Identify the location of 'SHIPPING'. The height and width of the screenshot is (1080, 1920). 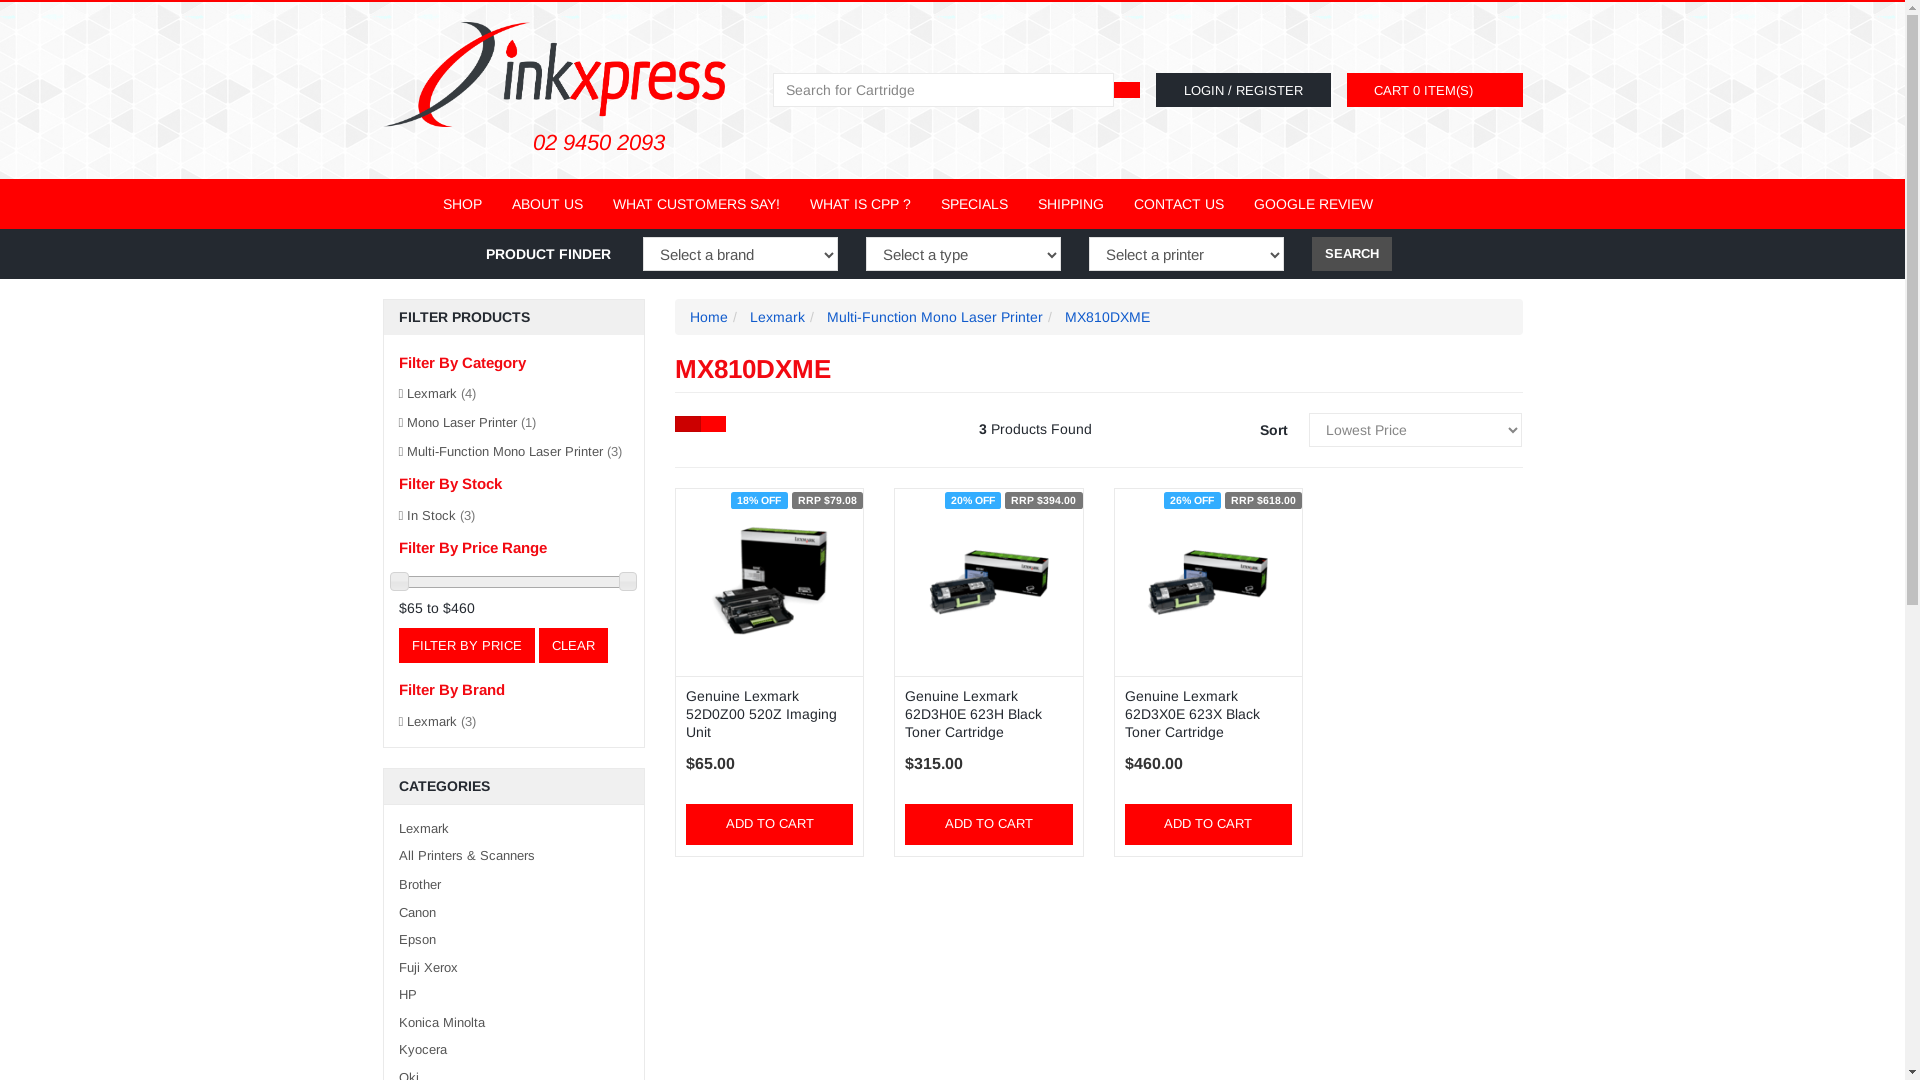
(1069, 204).